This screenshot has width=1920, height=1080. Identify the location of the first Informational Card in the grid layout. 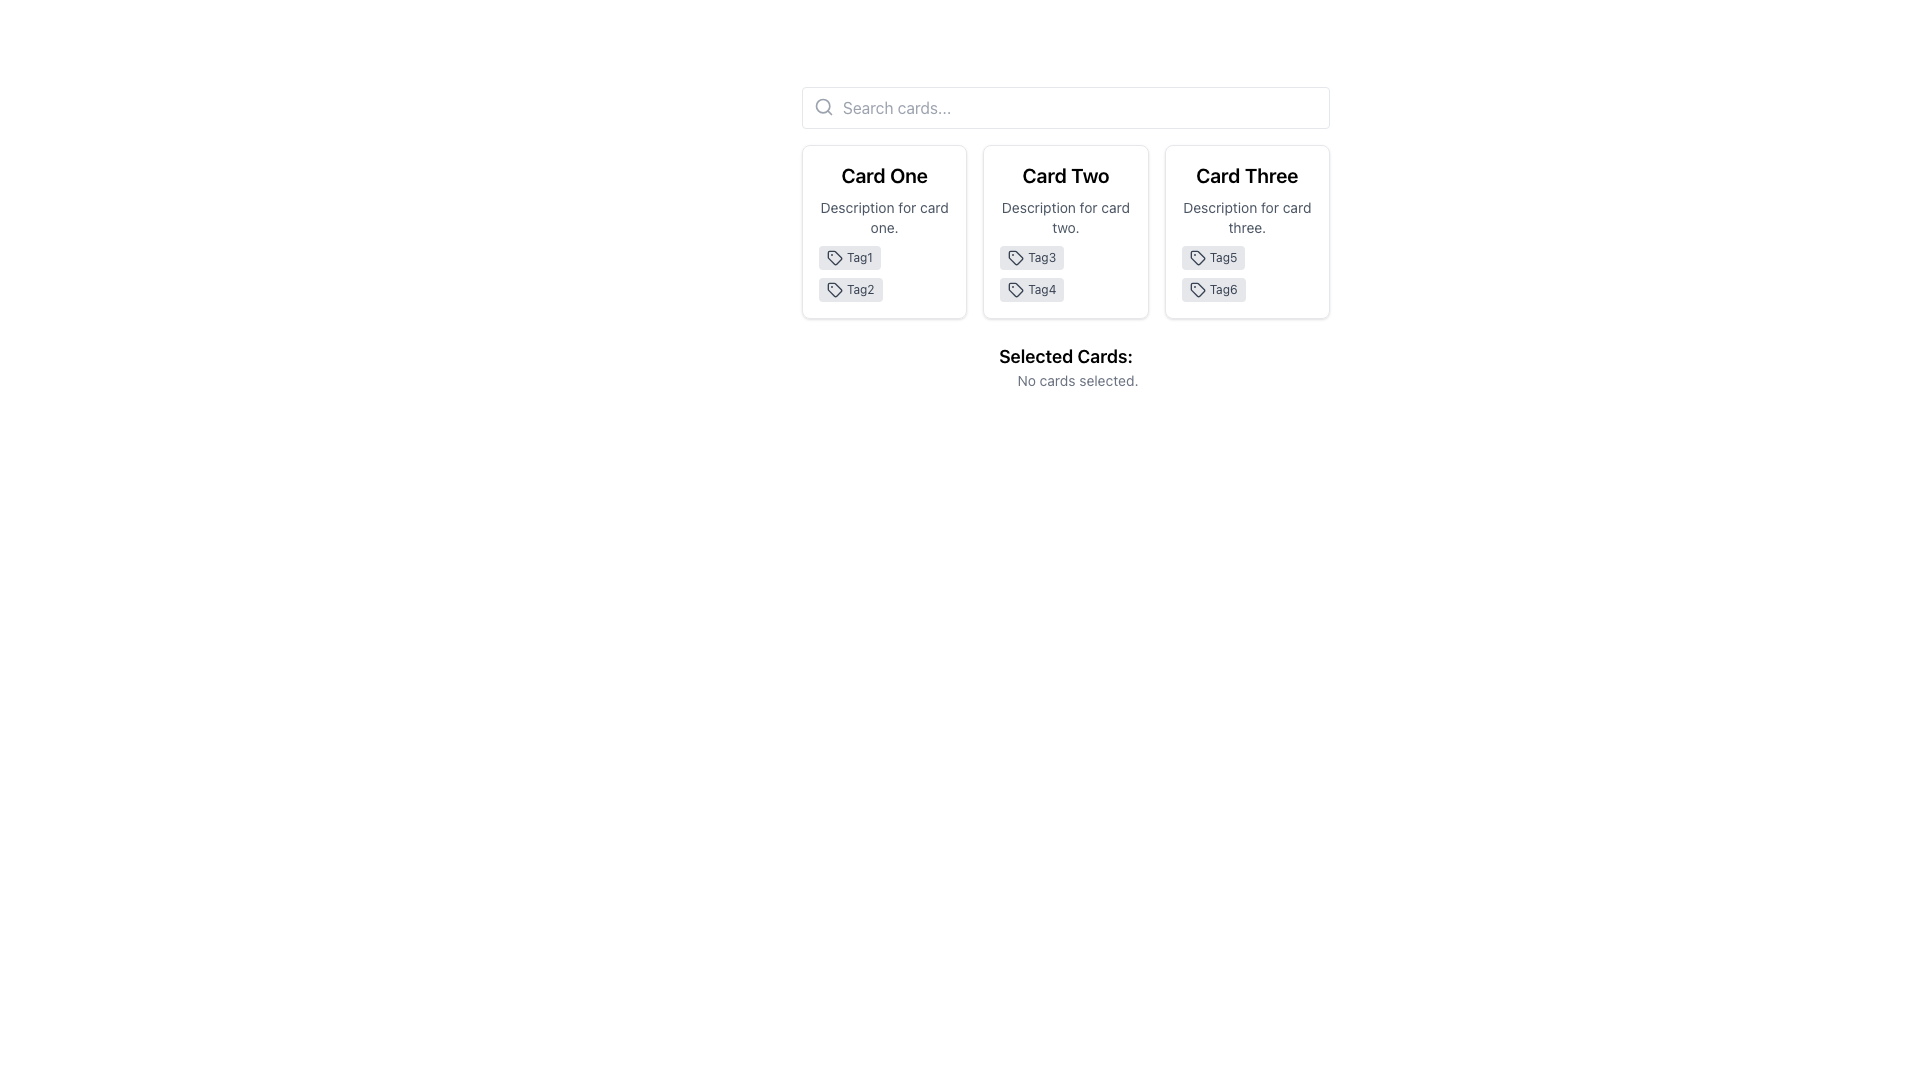
(883, 230).